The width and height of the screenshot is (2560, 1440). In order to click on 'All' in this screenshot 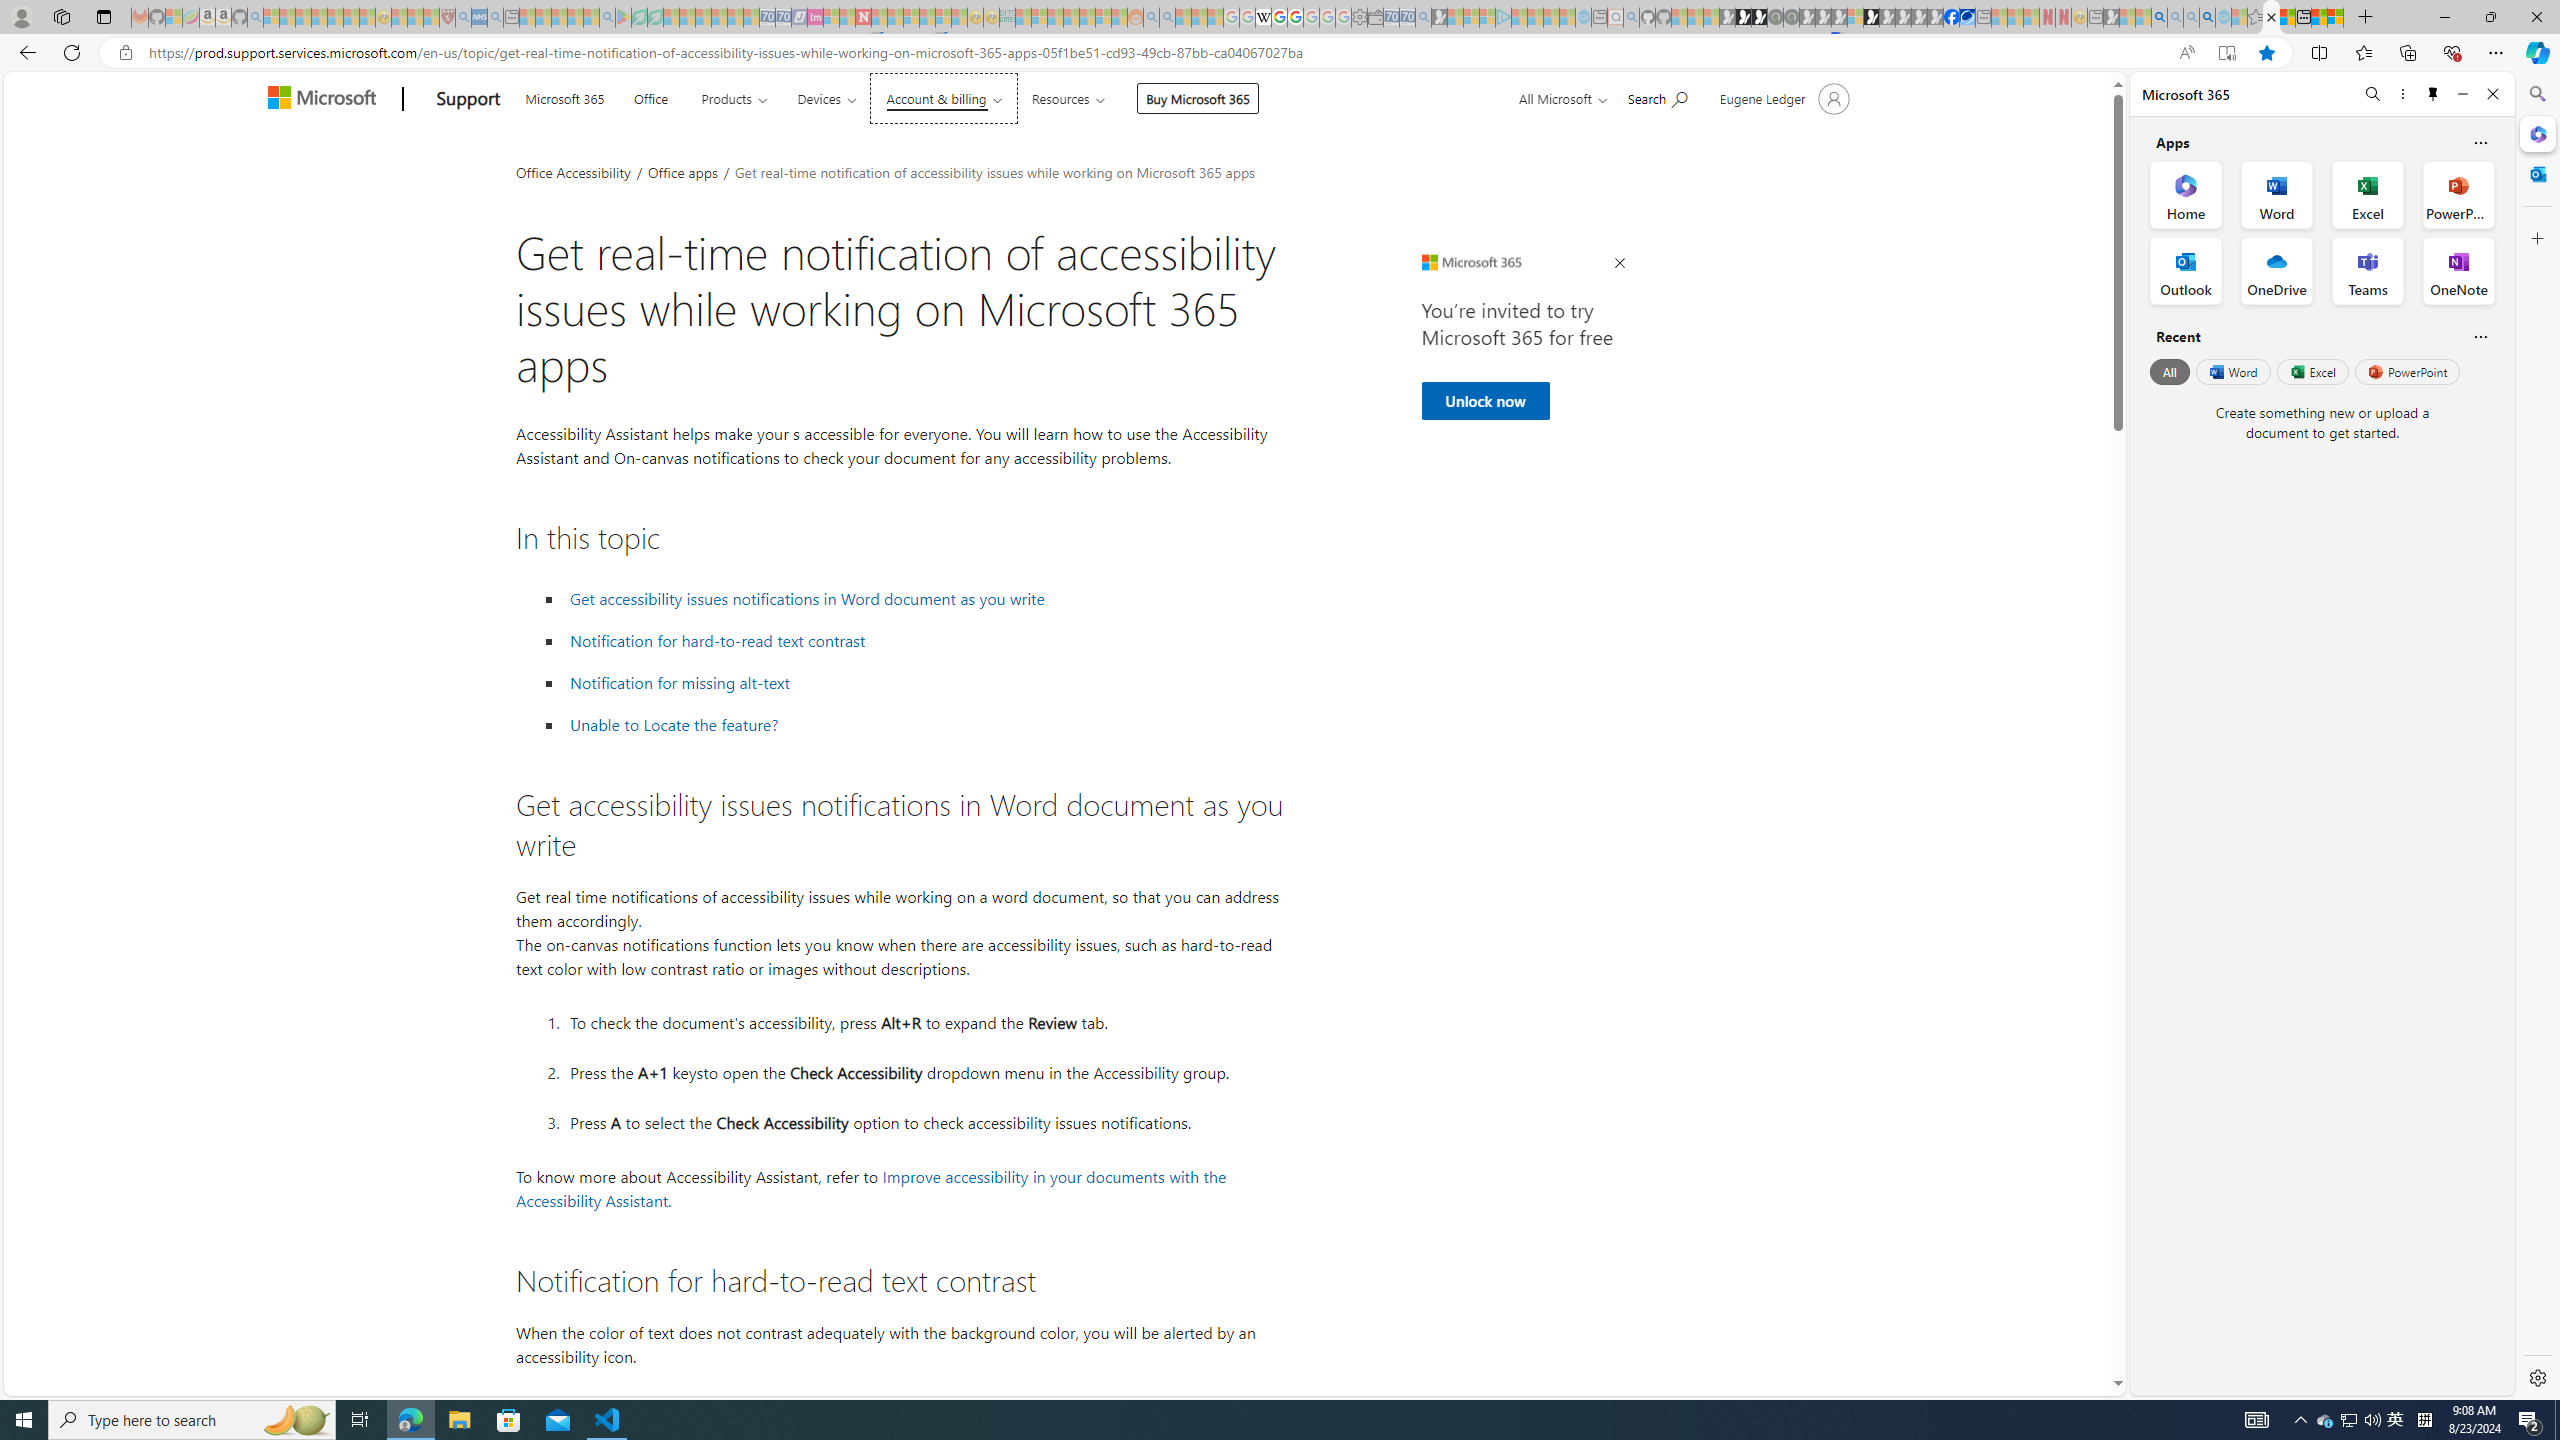, I will do `click(2168, 371)`.